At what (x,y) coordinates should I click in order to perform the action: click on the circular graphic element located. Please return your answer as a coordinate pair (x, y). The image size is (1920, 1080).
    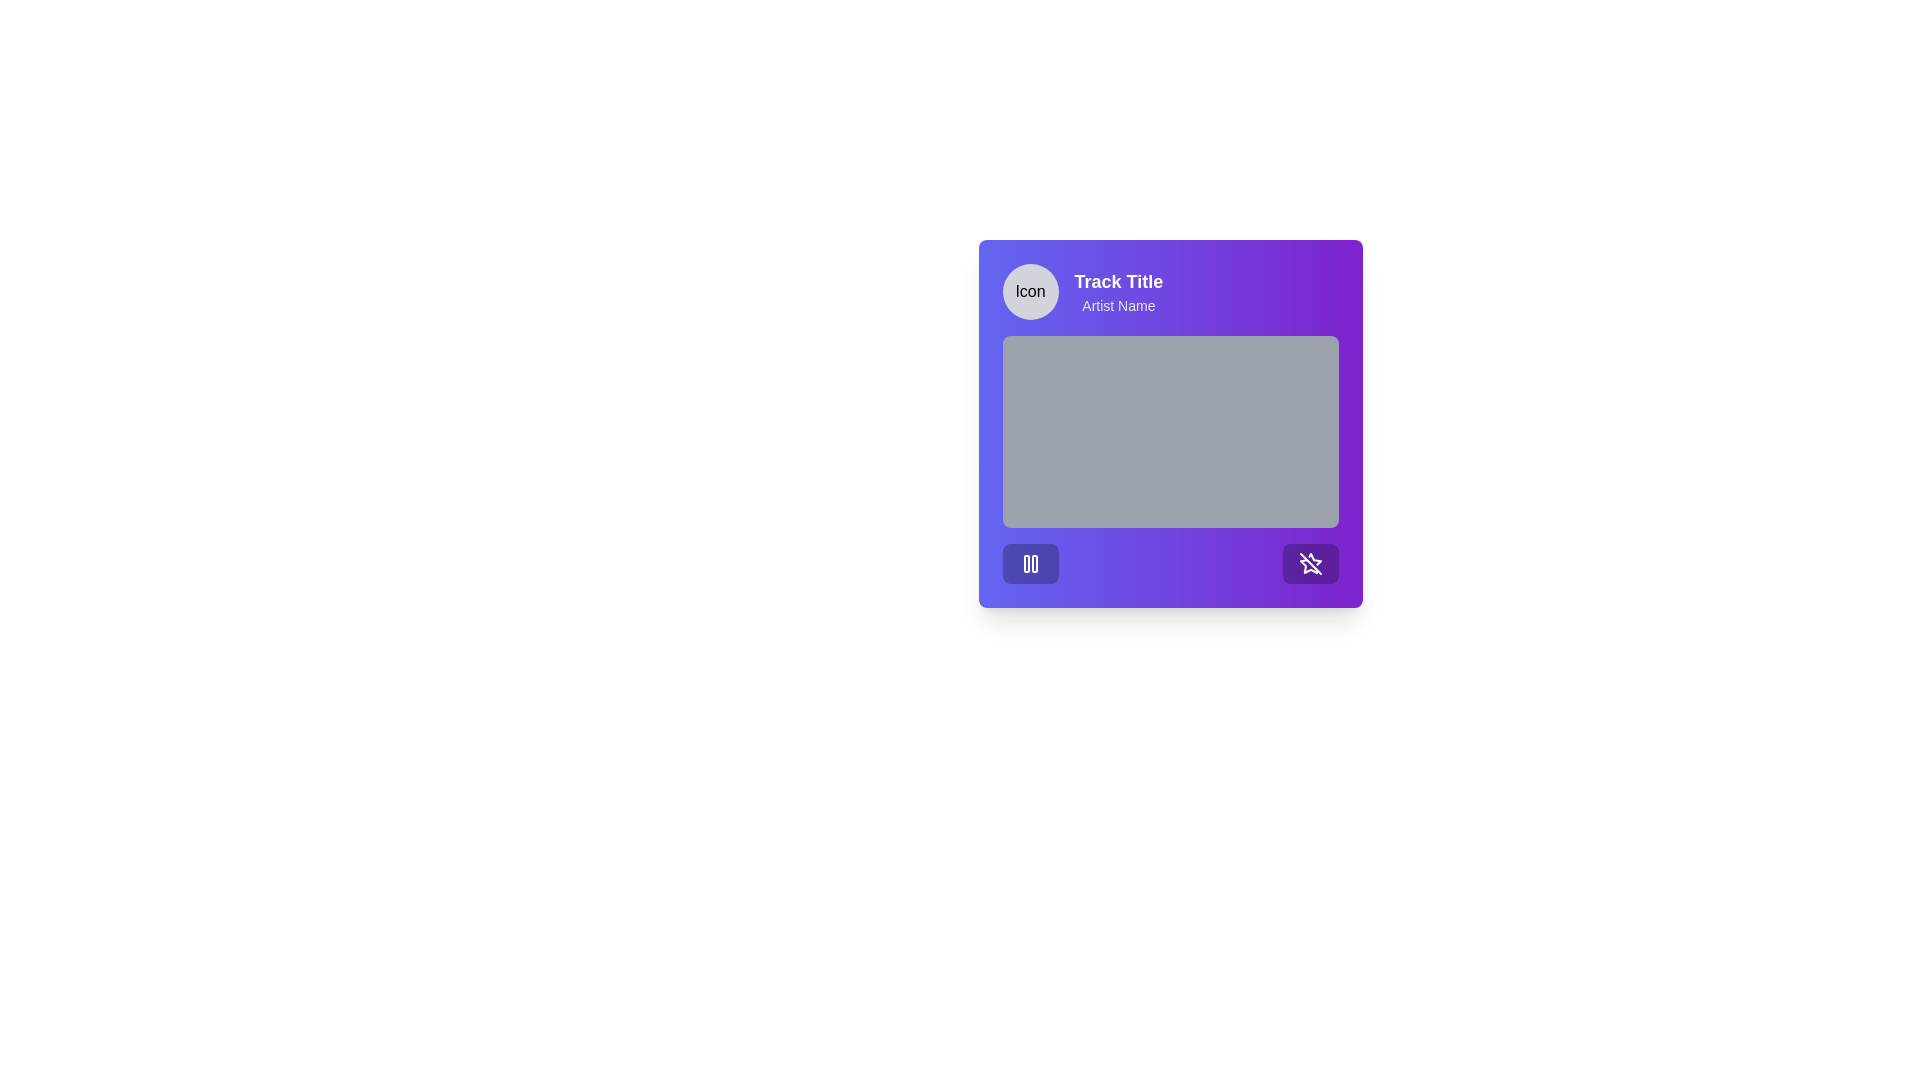
    Looking at the image, I should click on (1030, 292).